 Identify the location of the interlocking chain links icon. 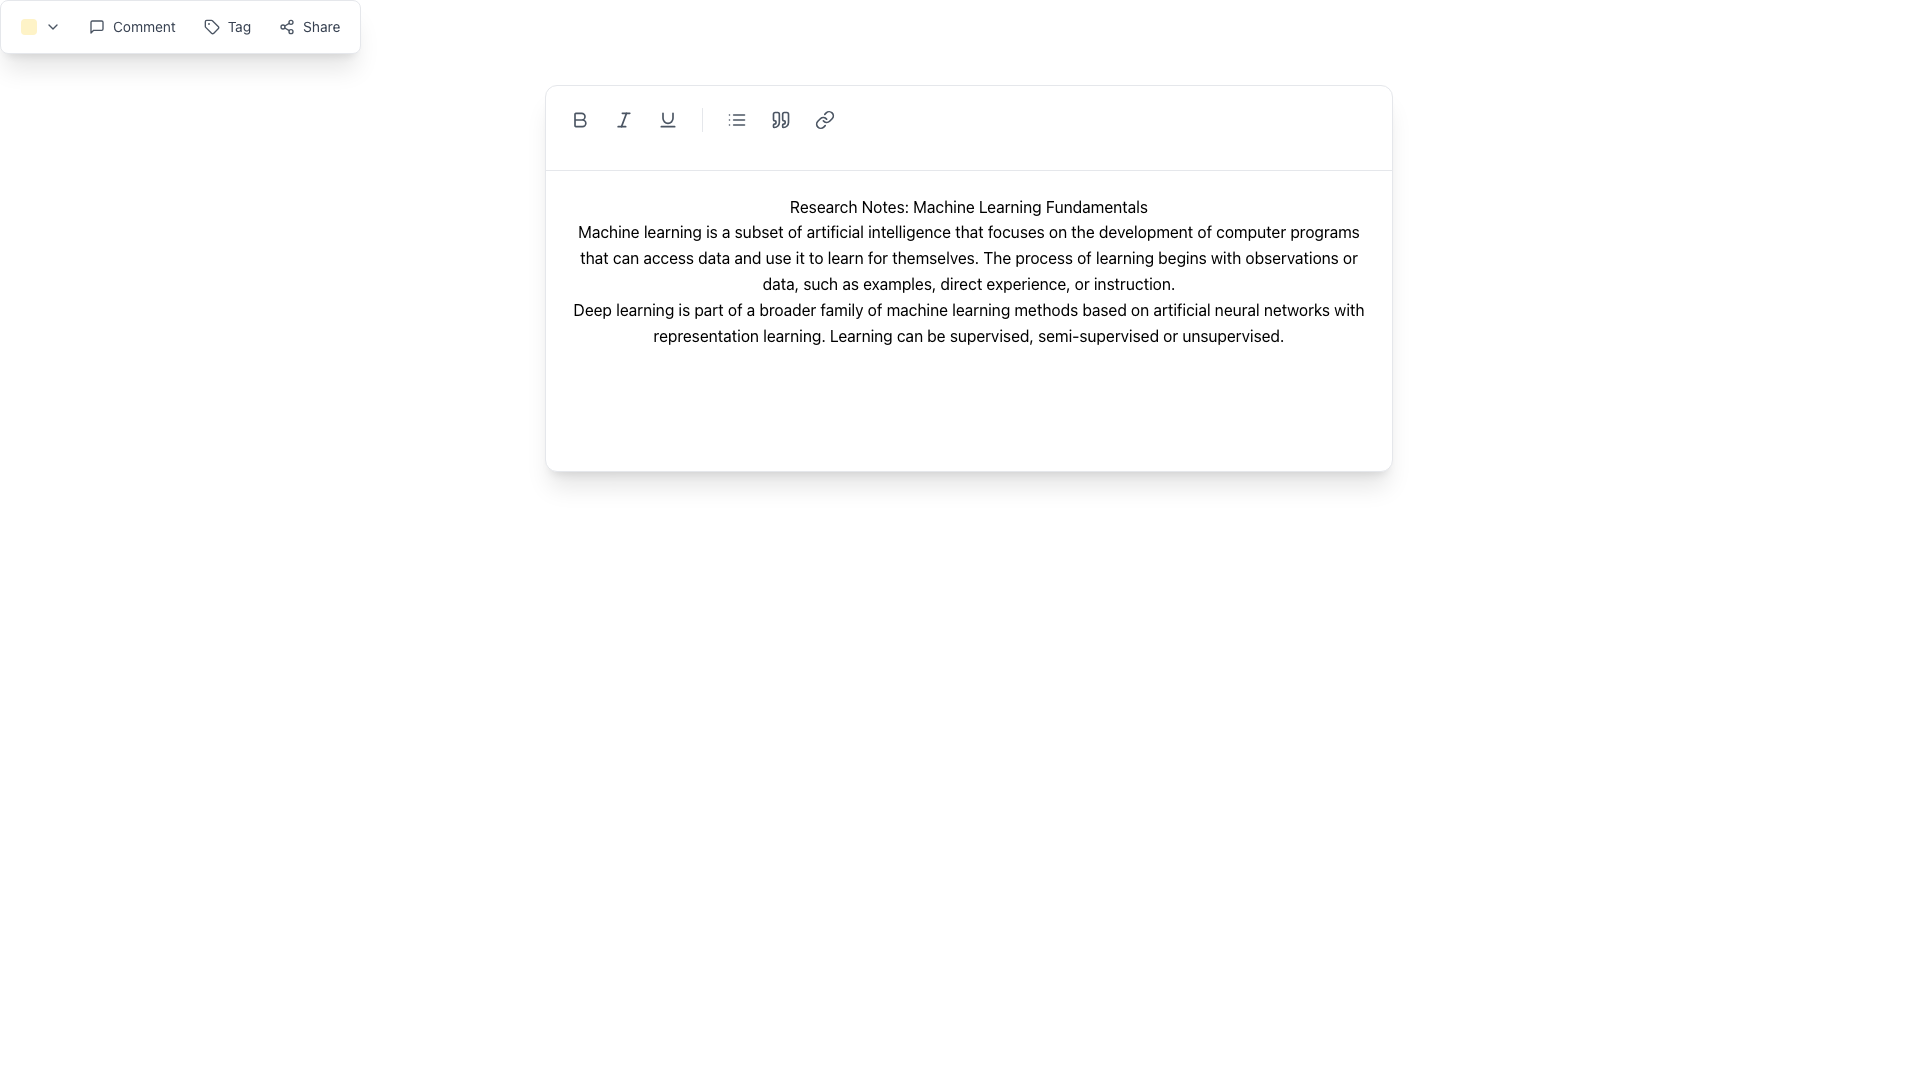
(825, 119).